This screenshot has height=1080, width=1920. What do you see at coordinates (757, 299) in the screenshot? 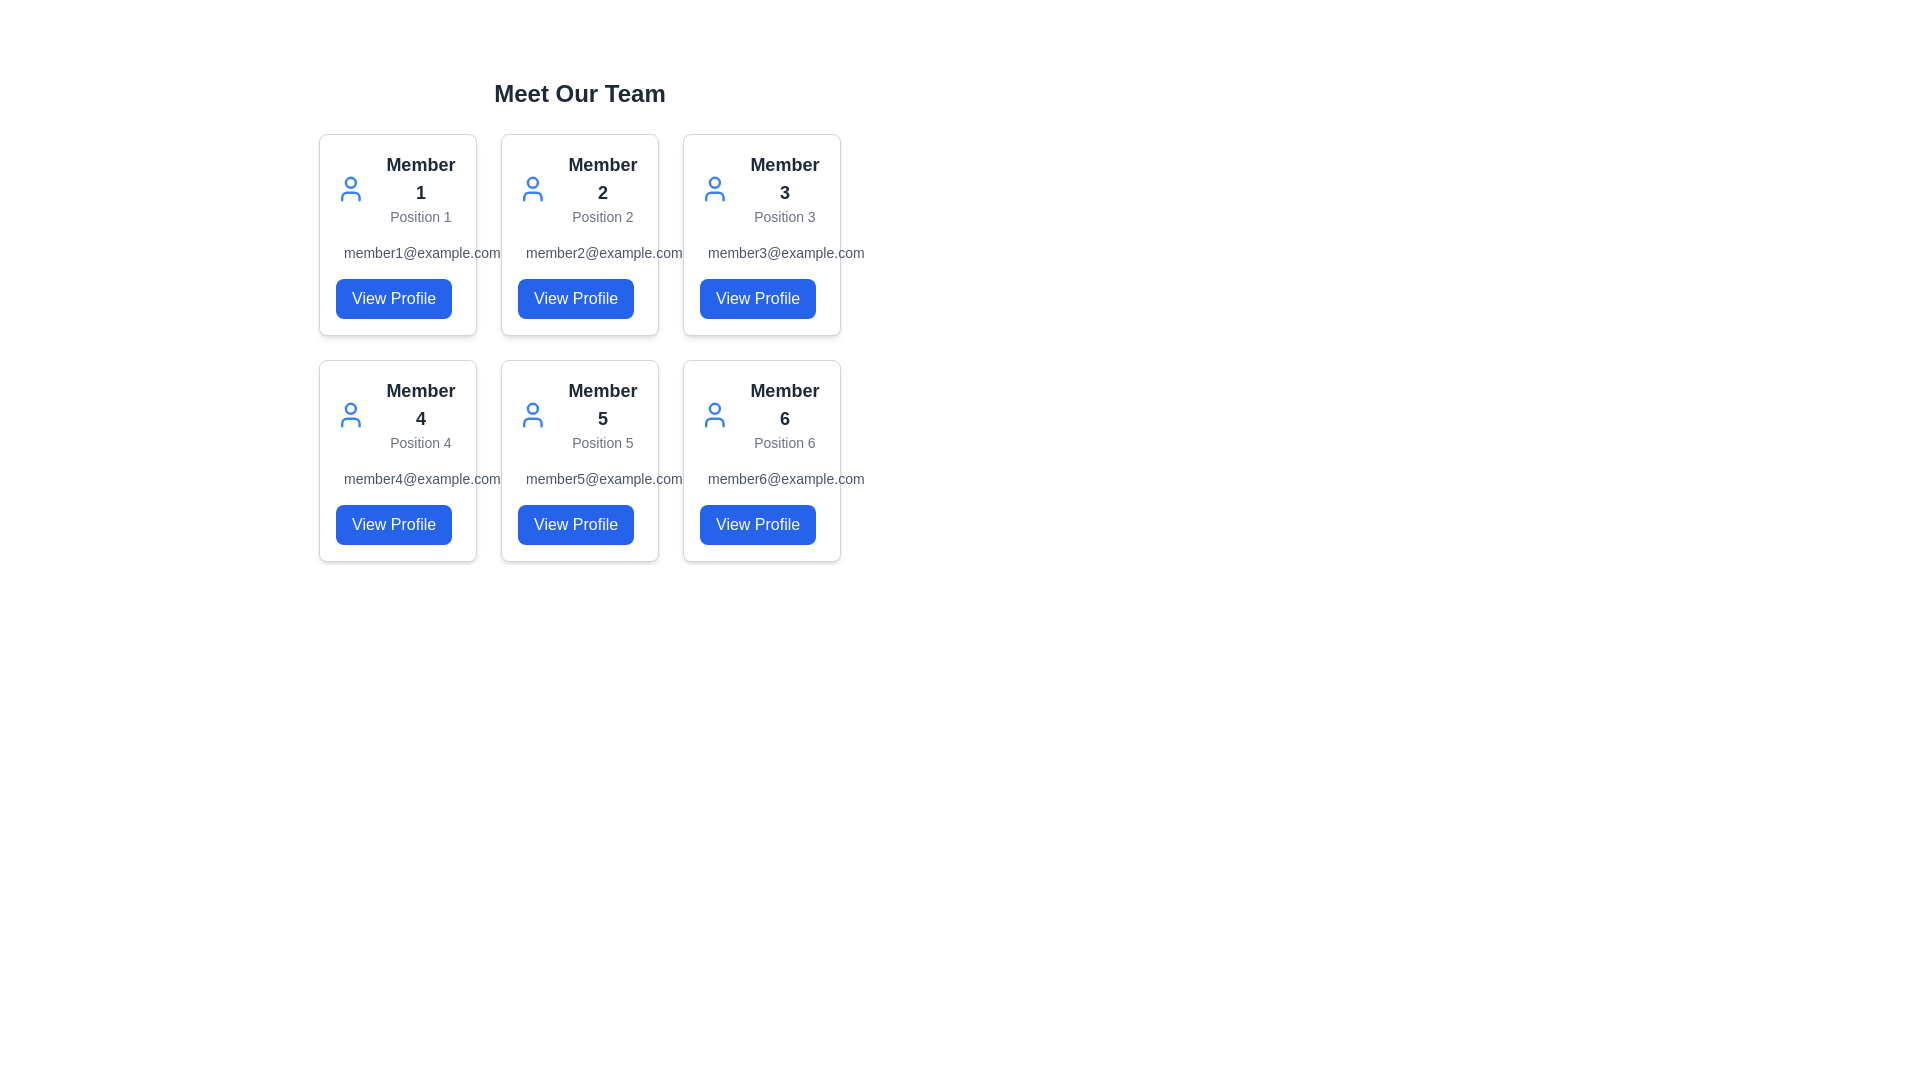
I see `the 'View Profile' button for 'Member 3' to observe the visual change in its appearance` at bounding box center [757, 299].